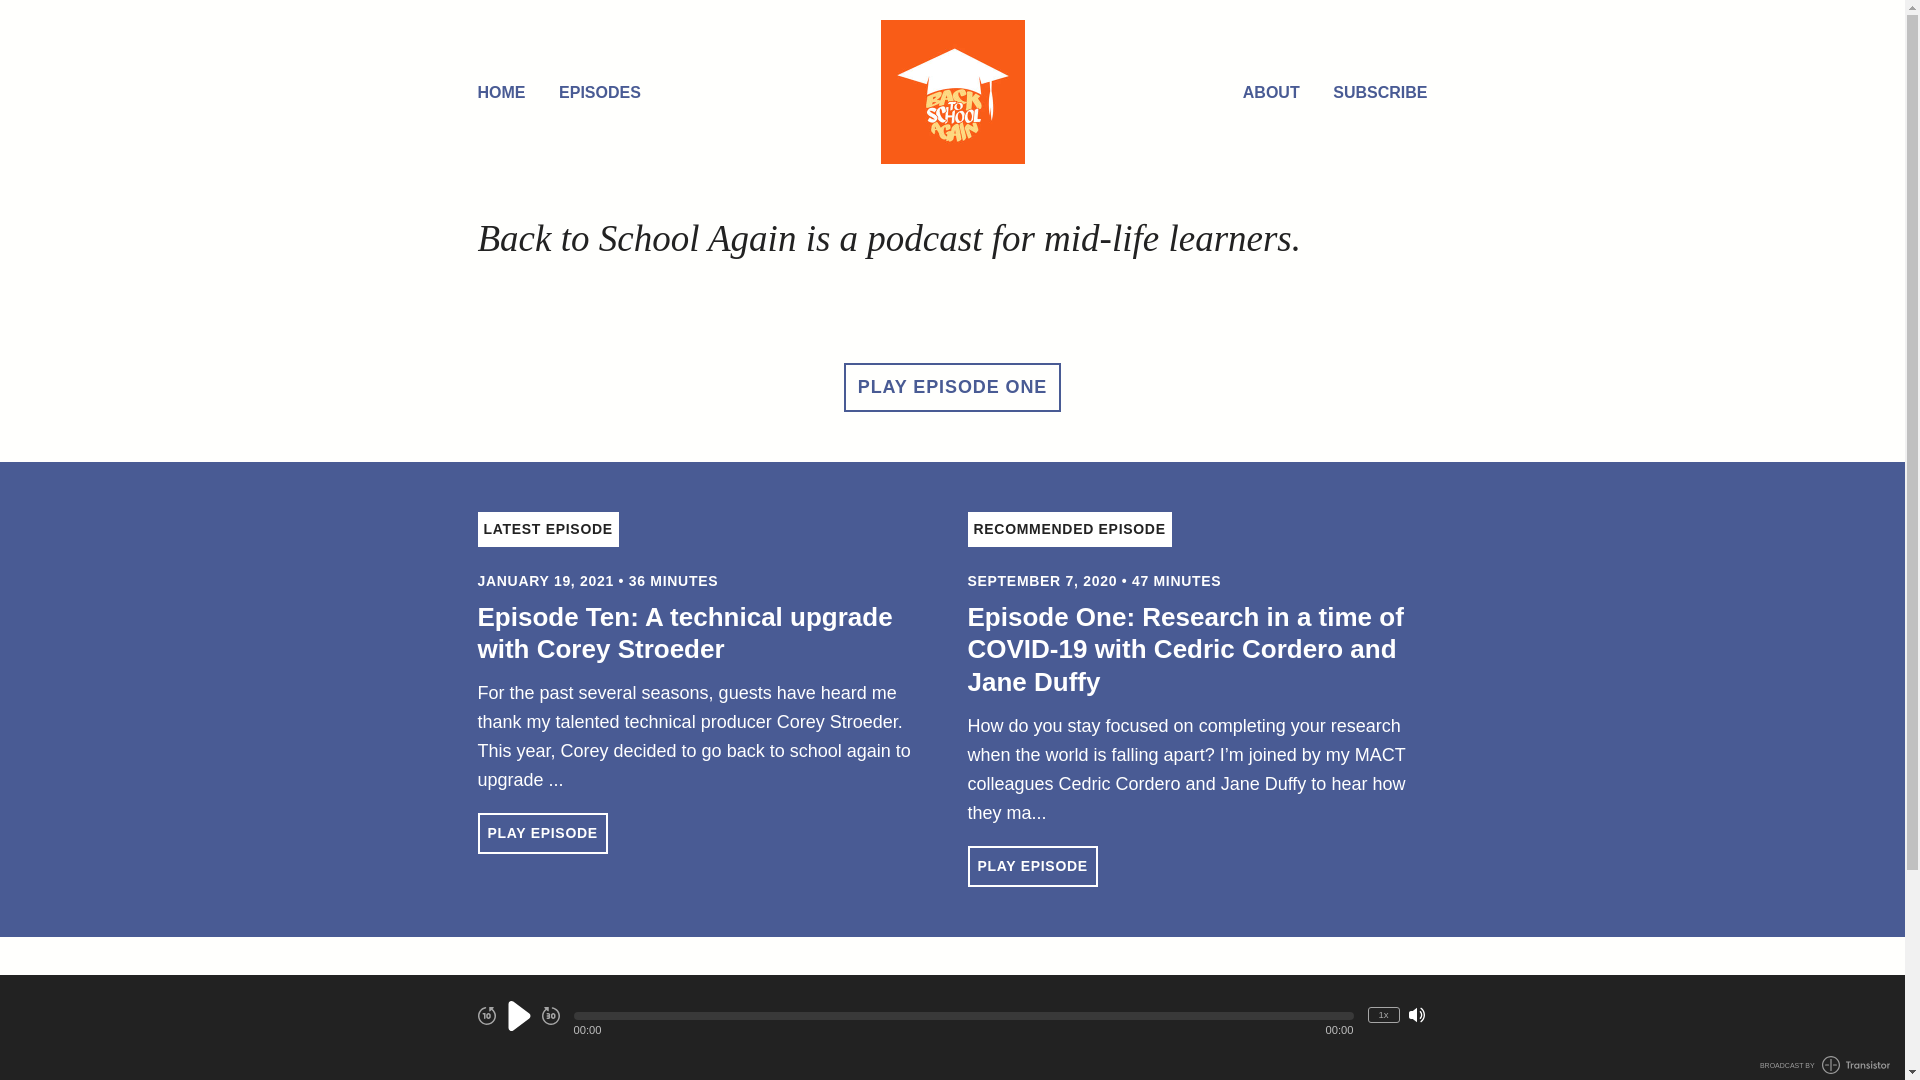  What do you see at coordinates (1027, 1026) in the screenshot?
I see `'LinkedIn'` at bounding box center [1027, 1026].